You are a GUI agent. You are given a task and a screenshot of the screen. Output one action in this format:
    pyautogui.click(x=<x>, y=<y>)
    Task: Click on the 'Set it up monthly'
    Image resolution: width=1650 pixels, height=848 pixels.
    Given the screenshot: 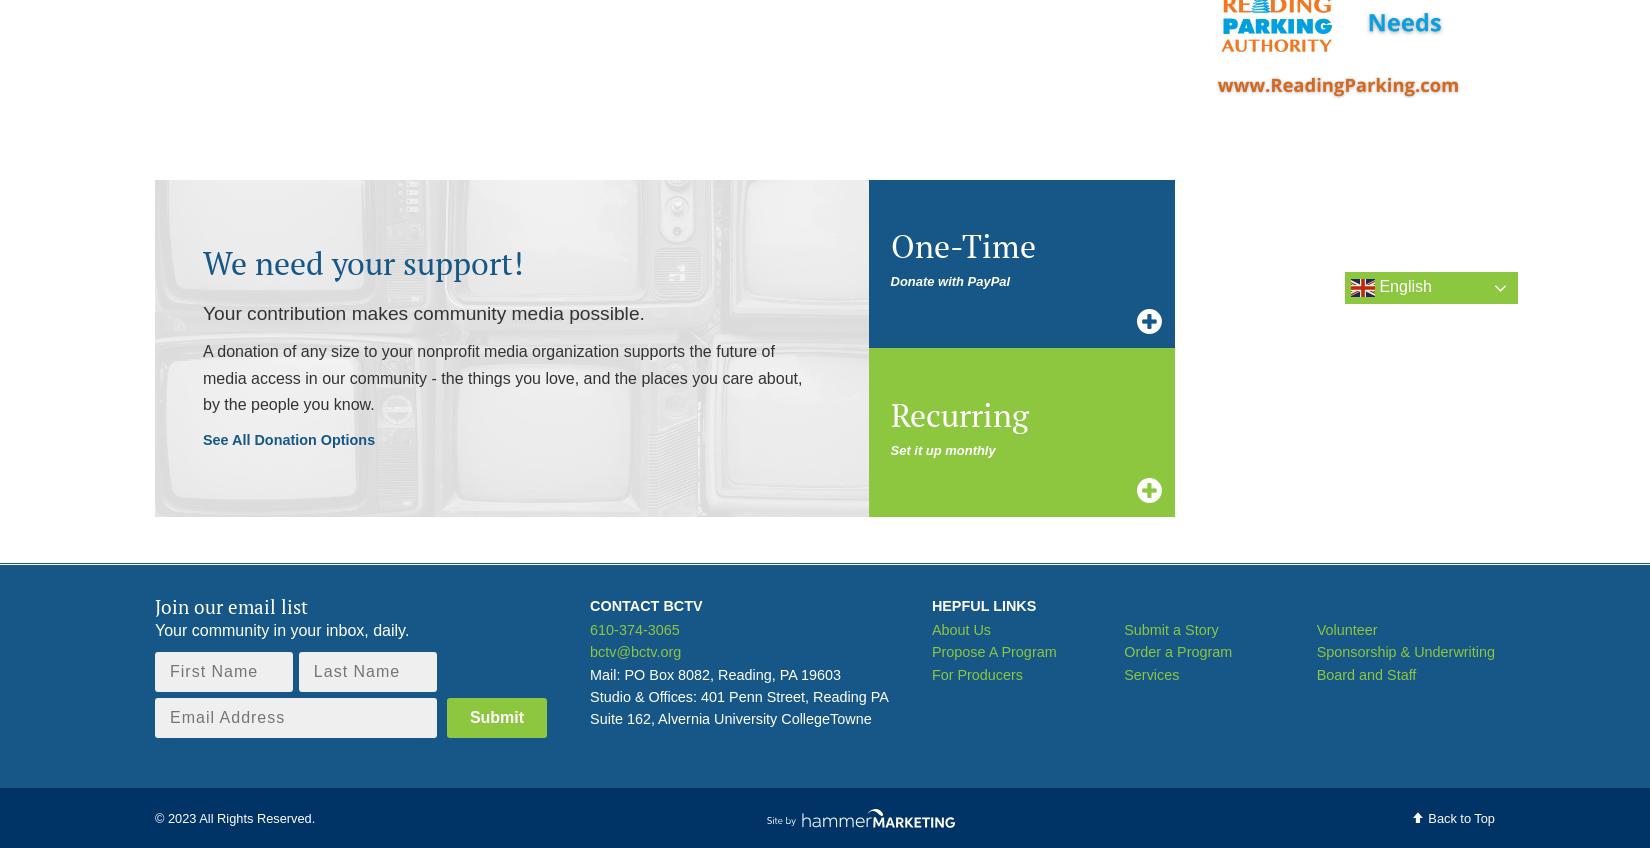 What is the action you would take?
    pyautogui.click(x=942, y=448)
    